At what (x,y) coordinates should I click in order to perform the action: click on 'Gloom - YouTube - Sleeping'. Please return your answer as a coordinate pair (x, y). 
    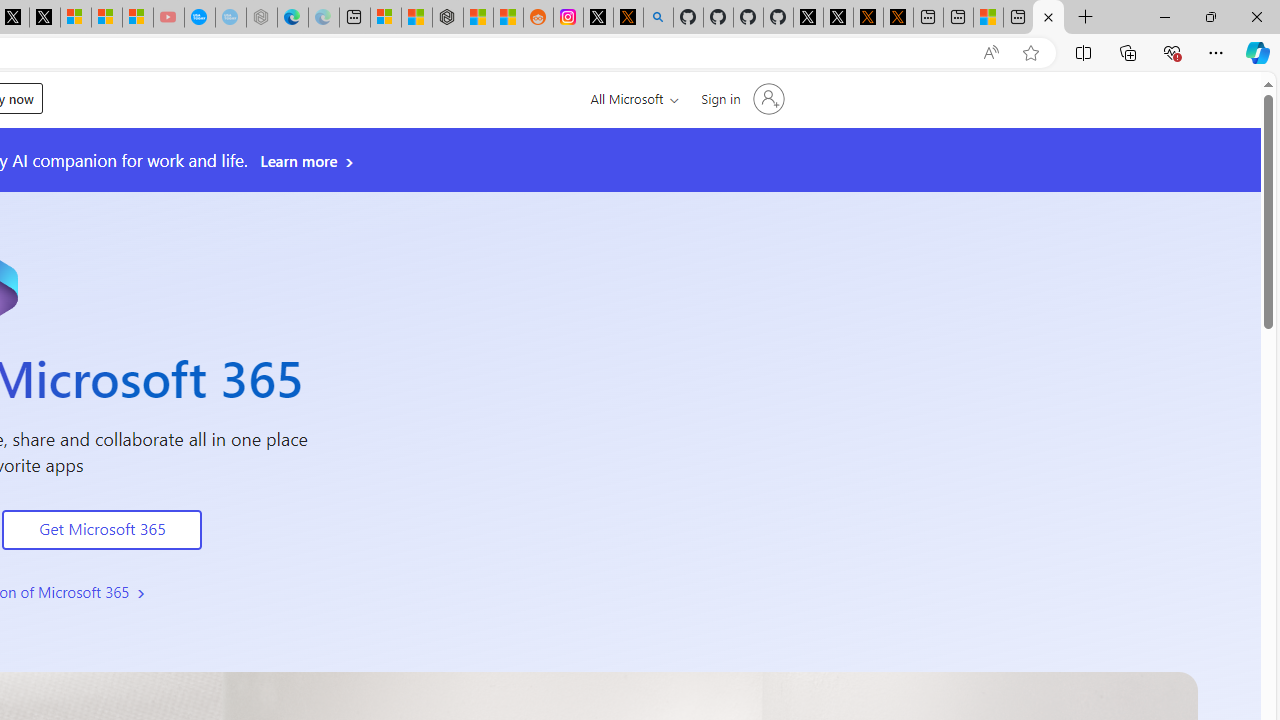
    Looking at the image, I should click on (168, 17).